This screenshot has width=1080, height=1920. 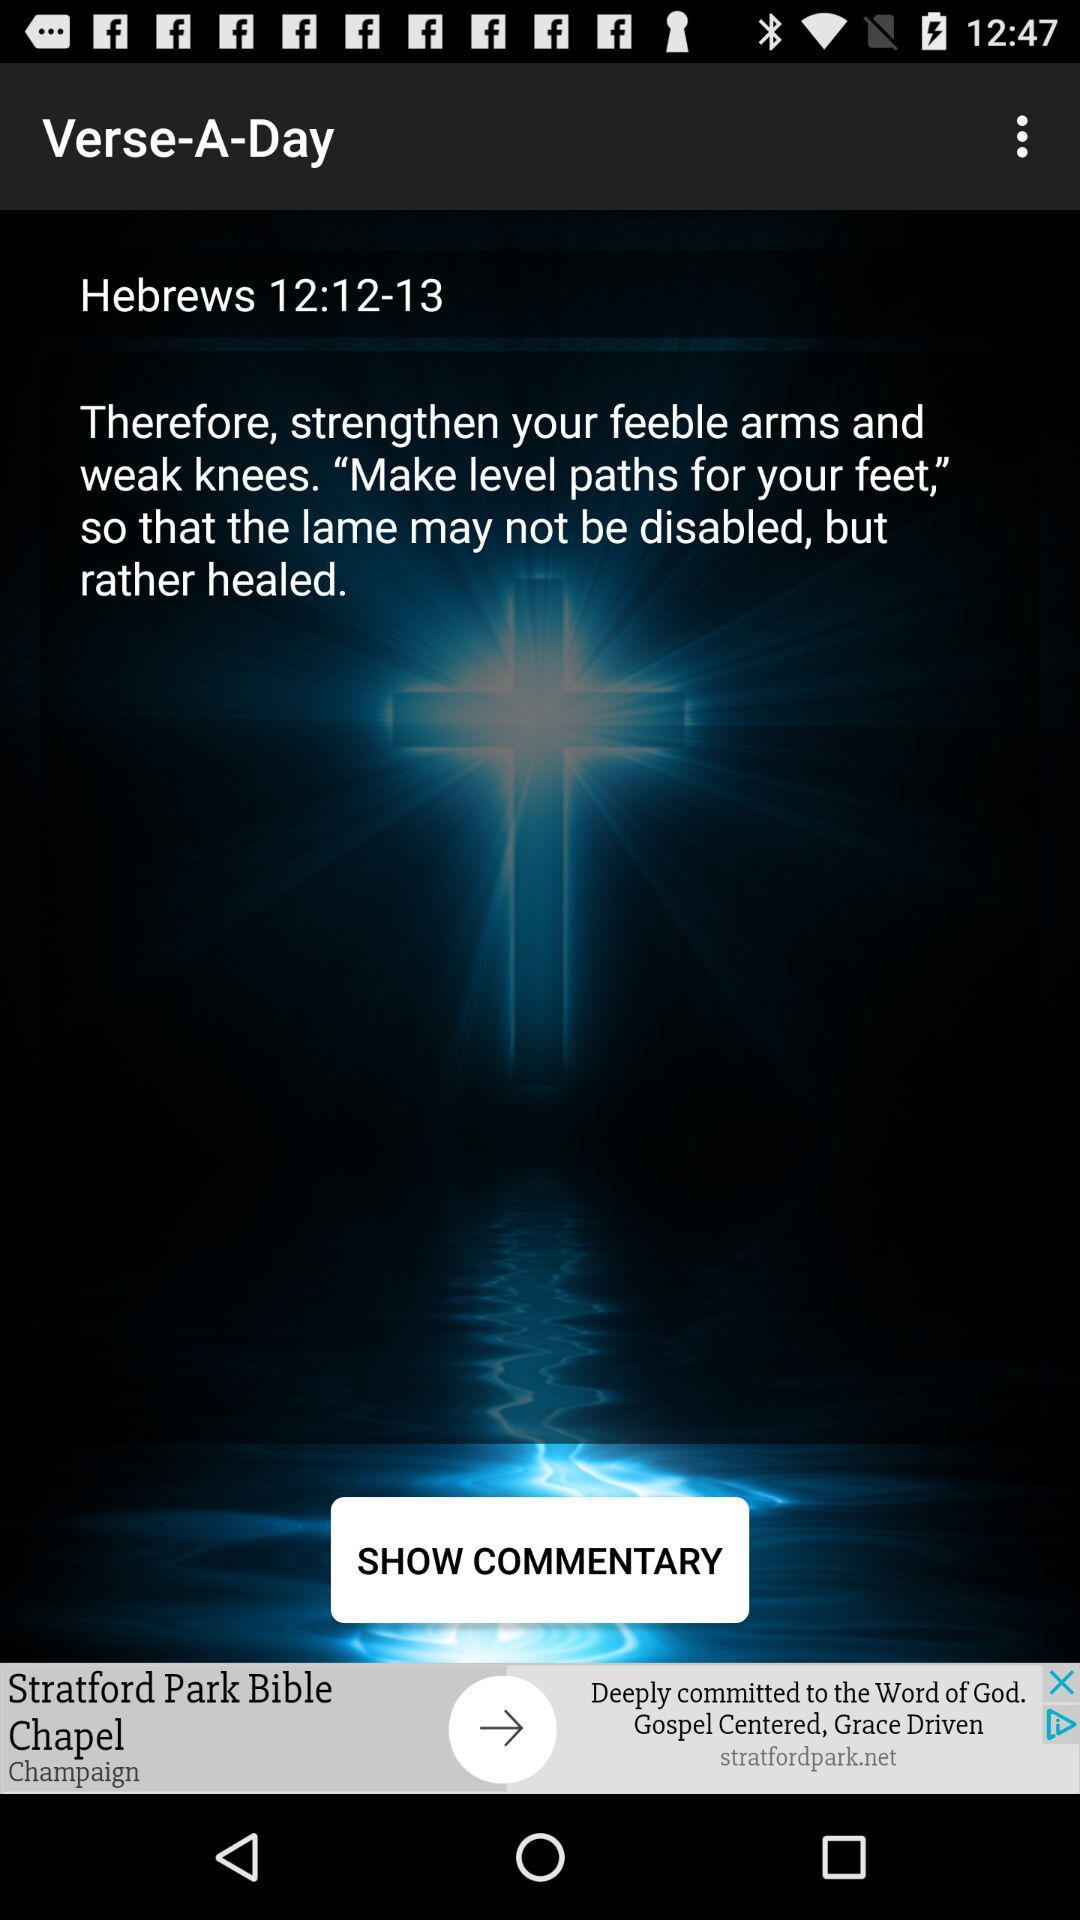 What do you see at coordinates (540, 1727) in the screenshot?
I see `the item below show commentary item` at bounding box center [540, 1727].